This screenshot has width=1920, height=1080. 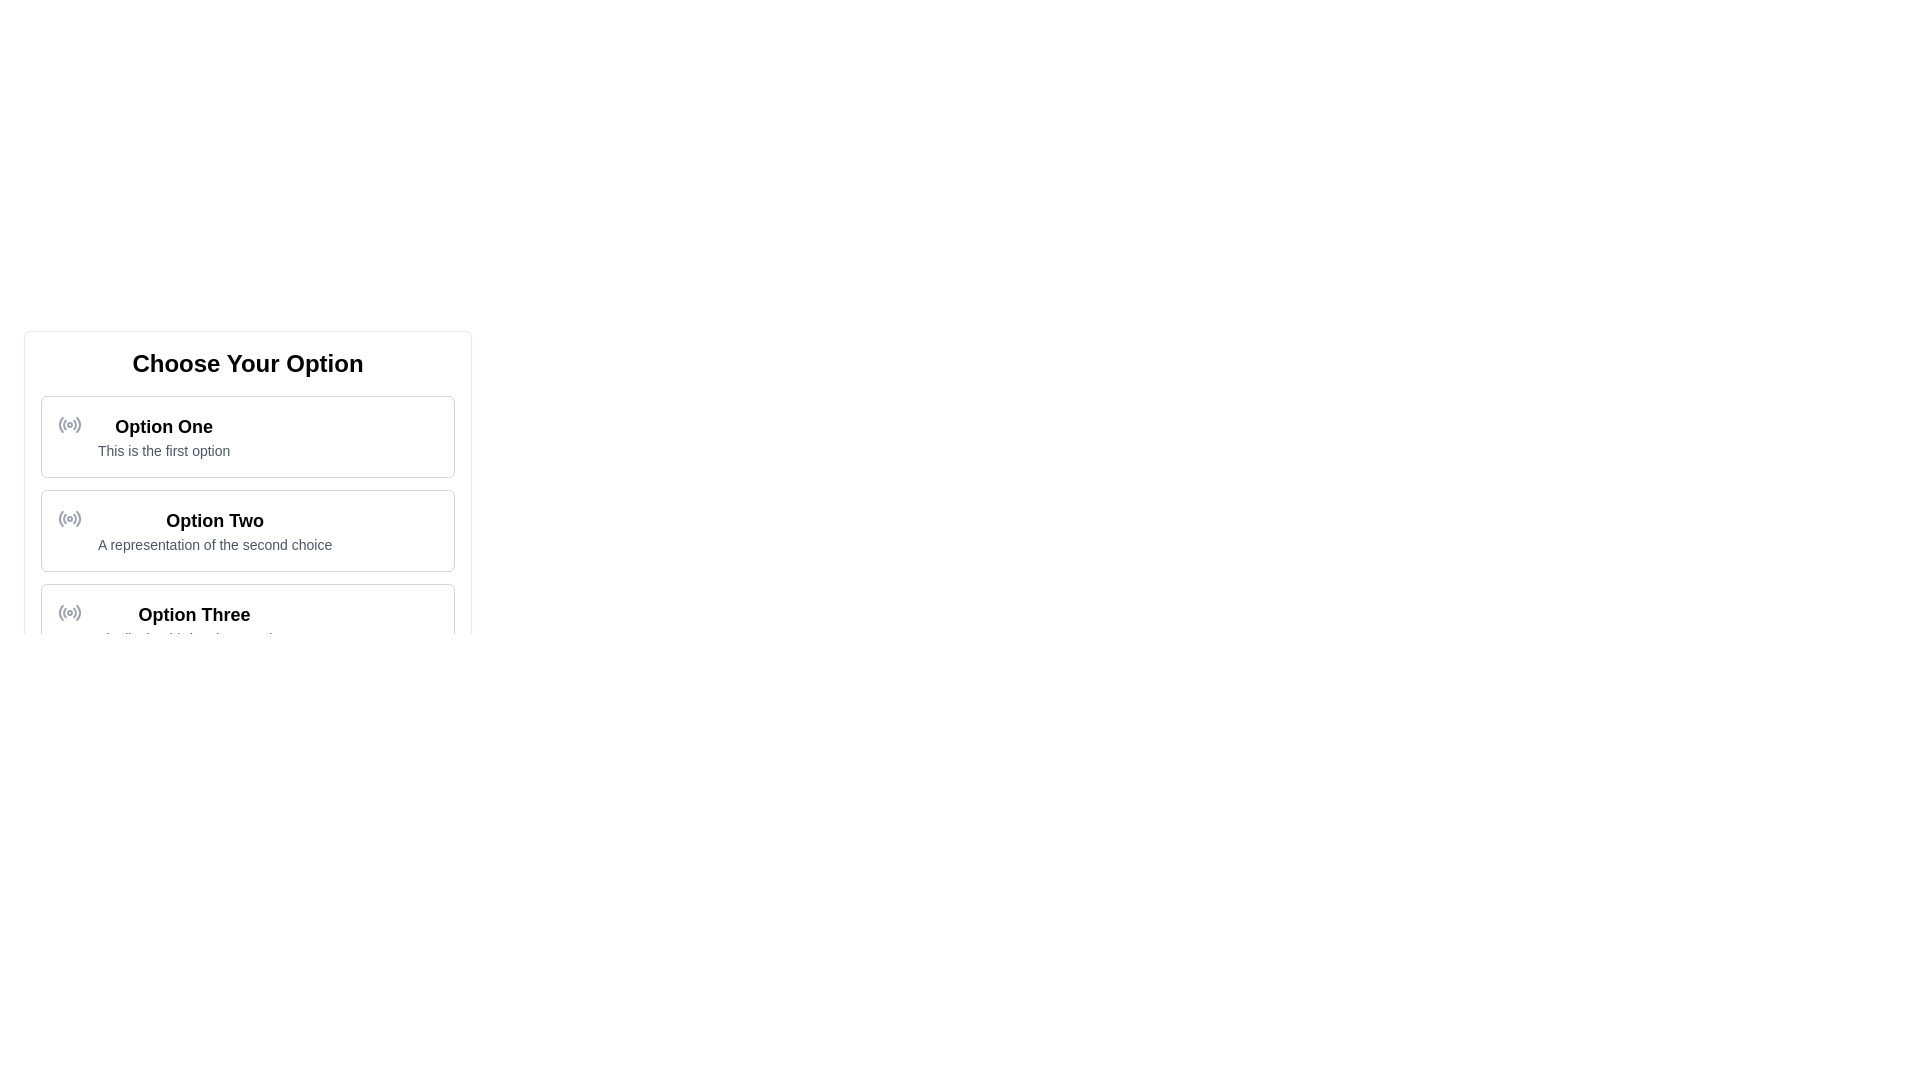 I want to click on the small, curved line segment of the circular radio button icon labeled 'Option Three', so click(x=61, y=612).